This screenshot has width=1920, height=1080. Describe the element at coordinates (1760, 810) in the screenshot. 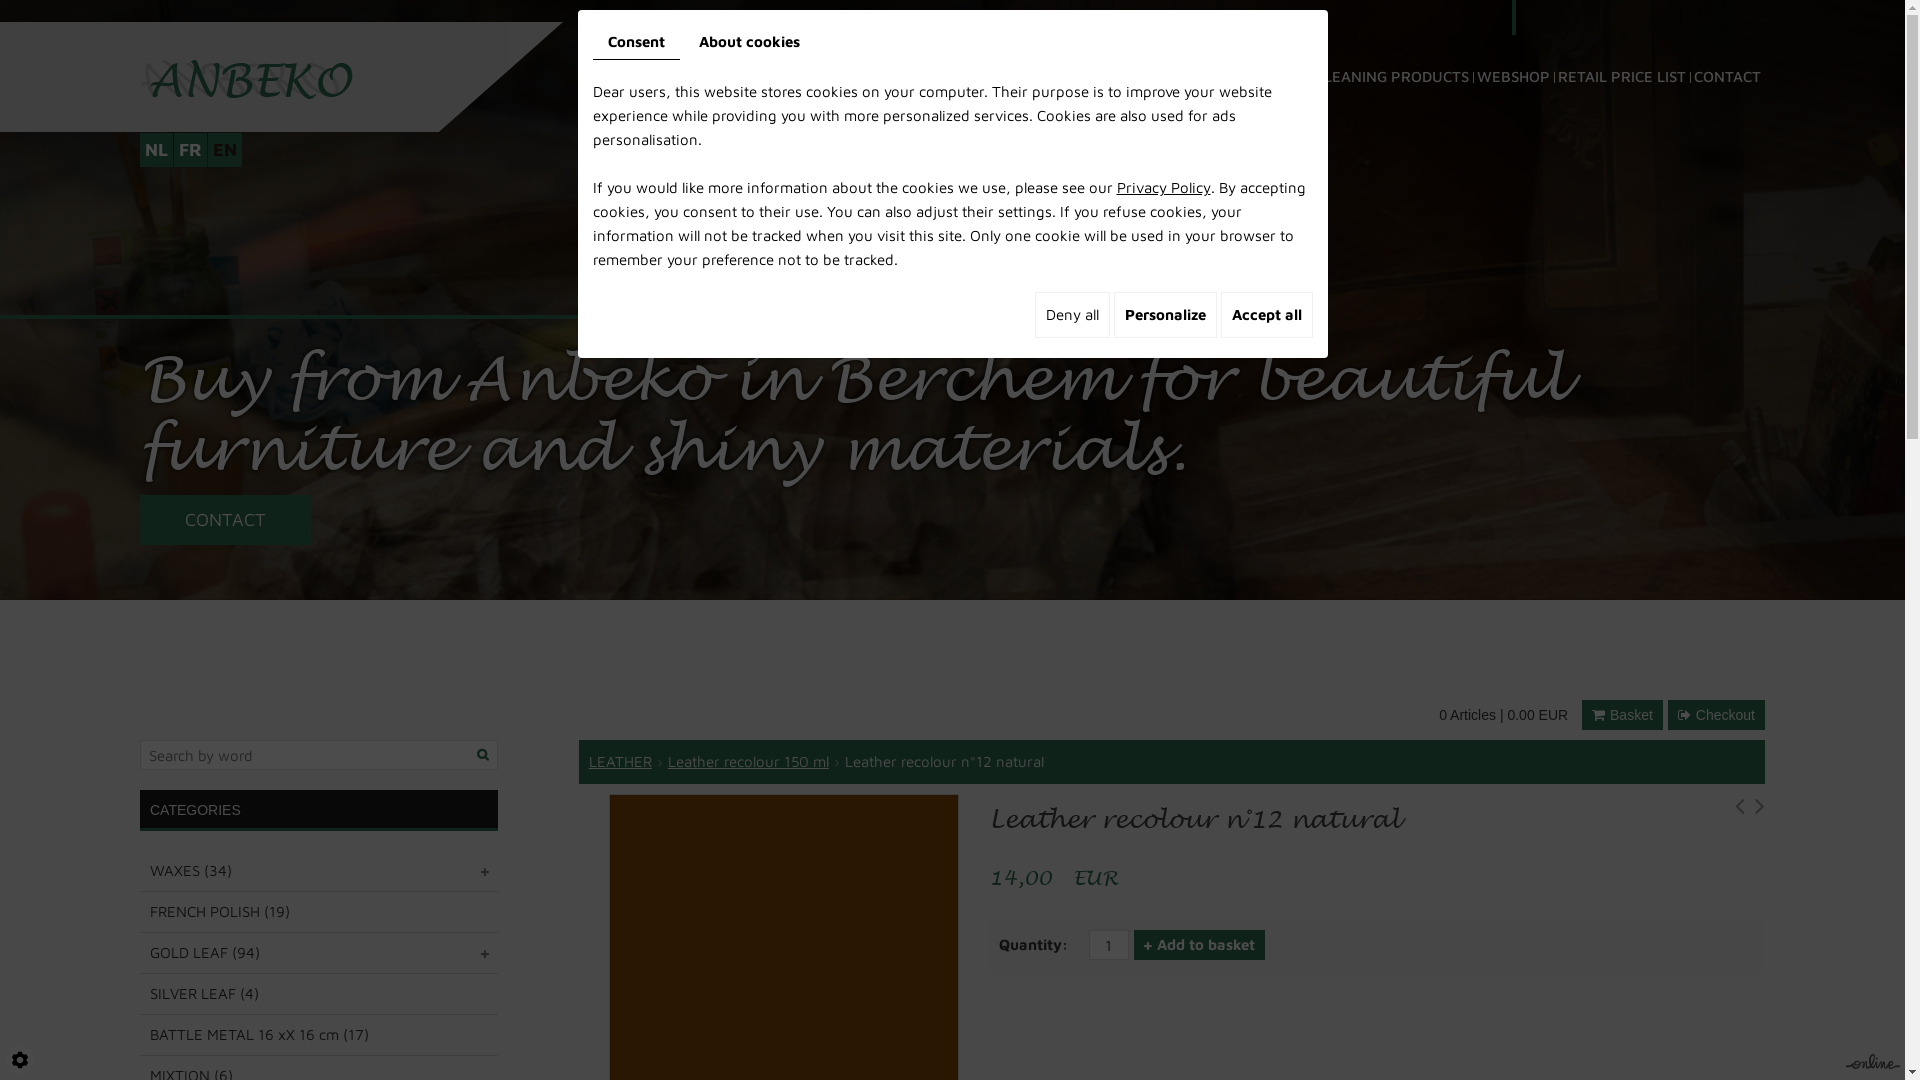

I see `'Next'` at that location.